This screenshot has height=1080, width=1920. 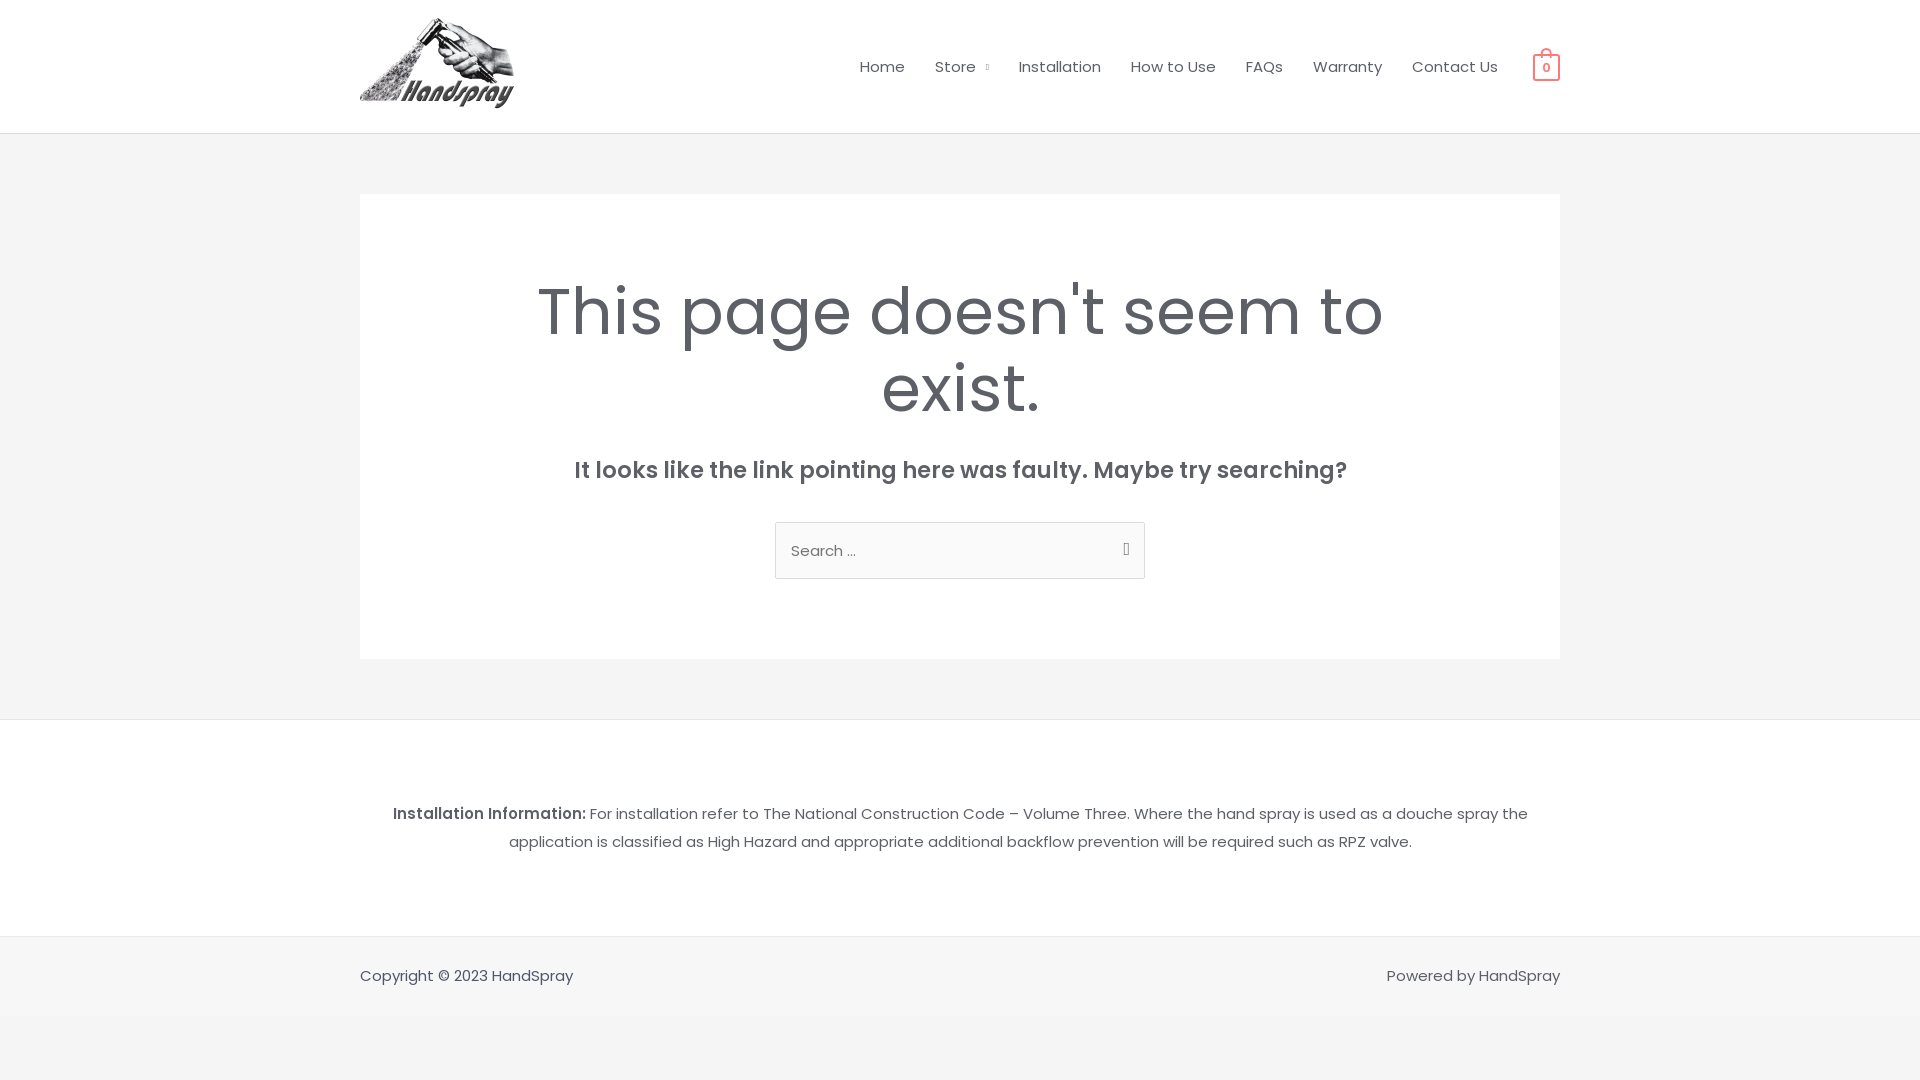 I want to click on 'Installation', so click(x=1059, y=65).